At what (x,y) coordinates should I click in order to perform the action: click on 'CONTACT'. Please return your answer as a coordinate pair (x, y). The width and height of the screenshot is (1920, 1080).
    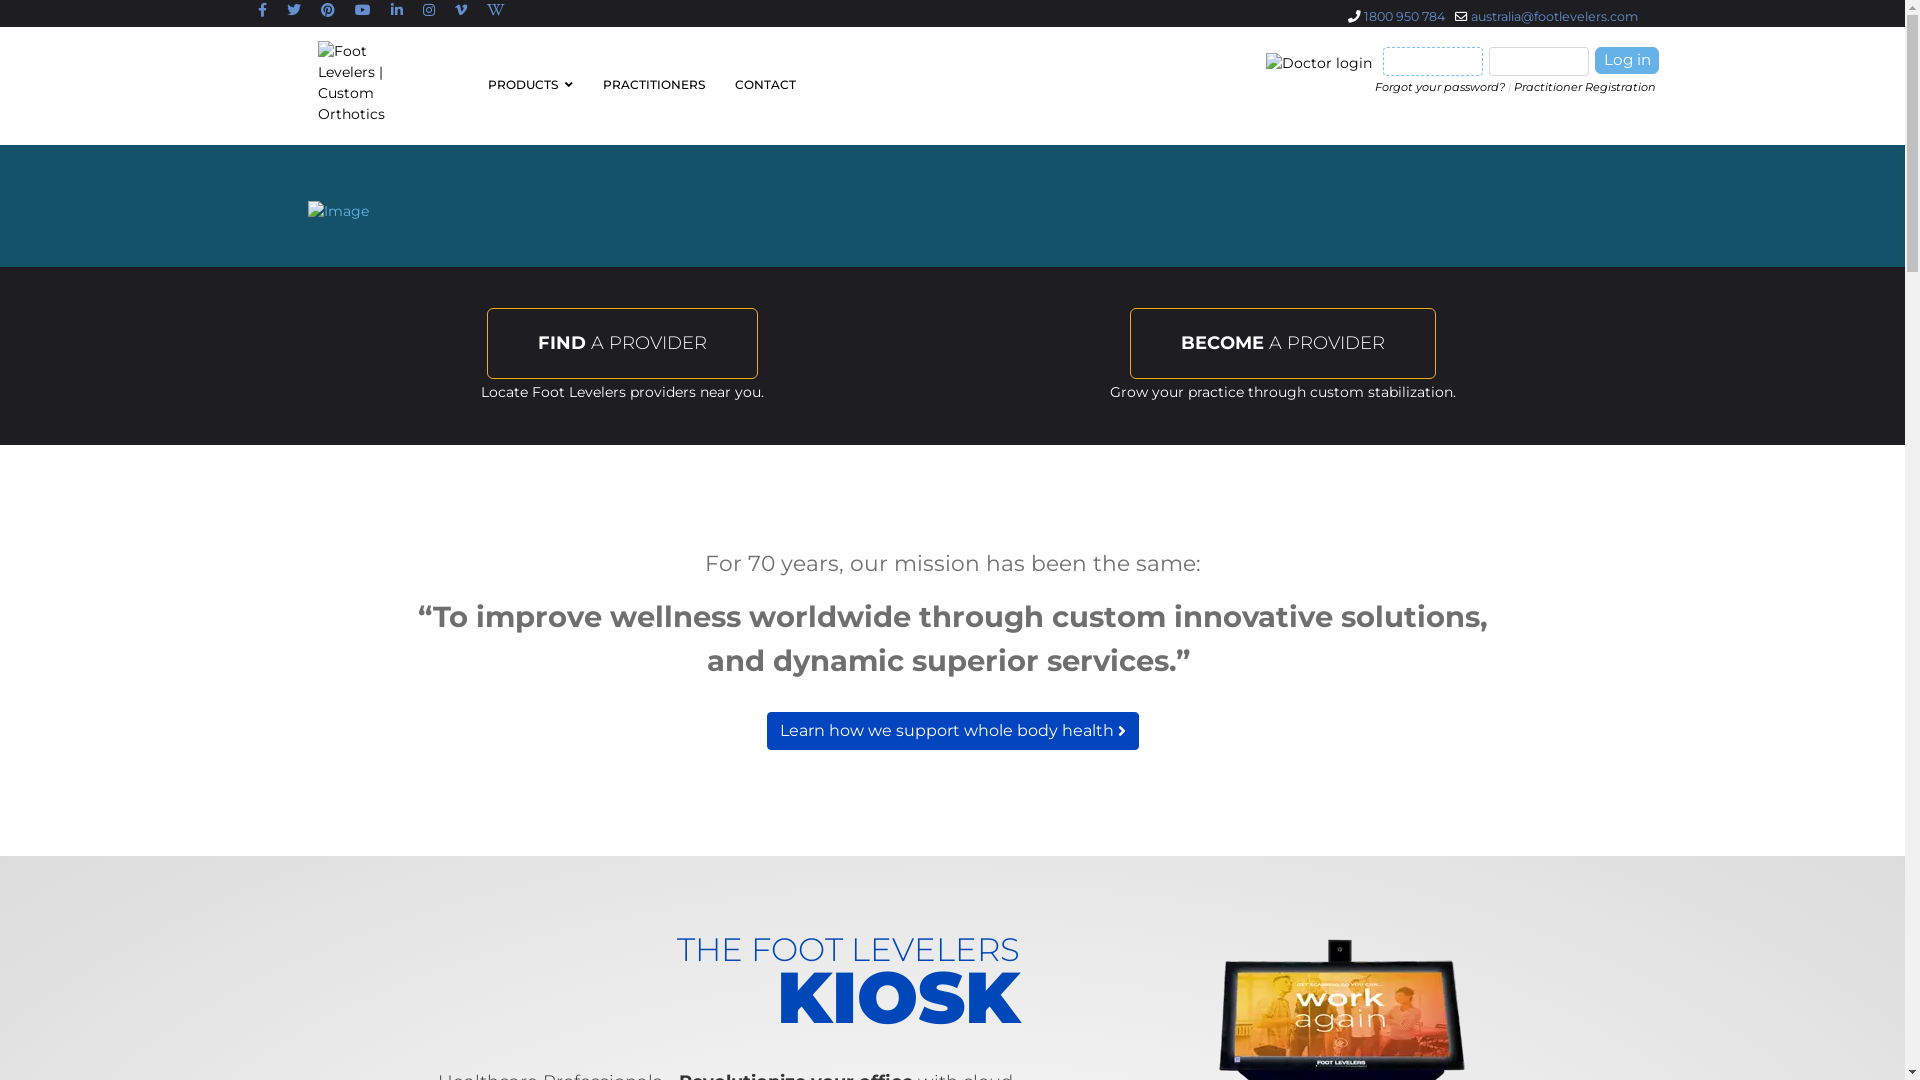
    Looking at the image, I should click on (757, 83).